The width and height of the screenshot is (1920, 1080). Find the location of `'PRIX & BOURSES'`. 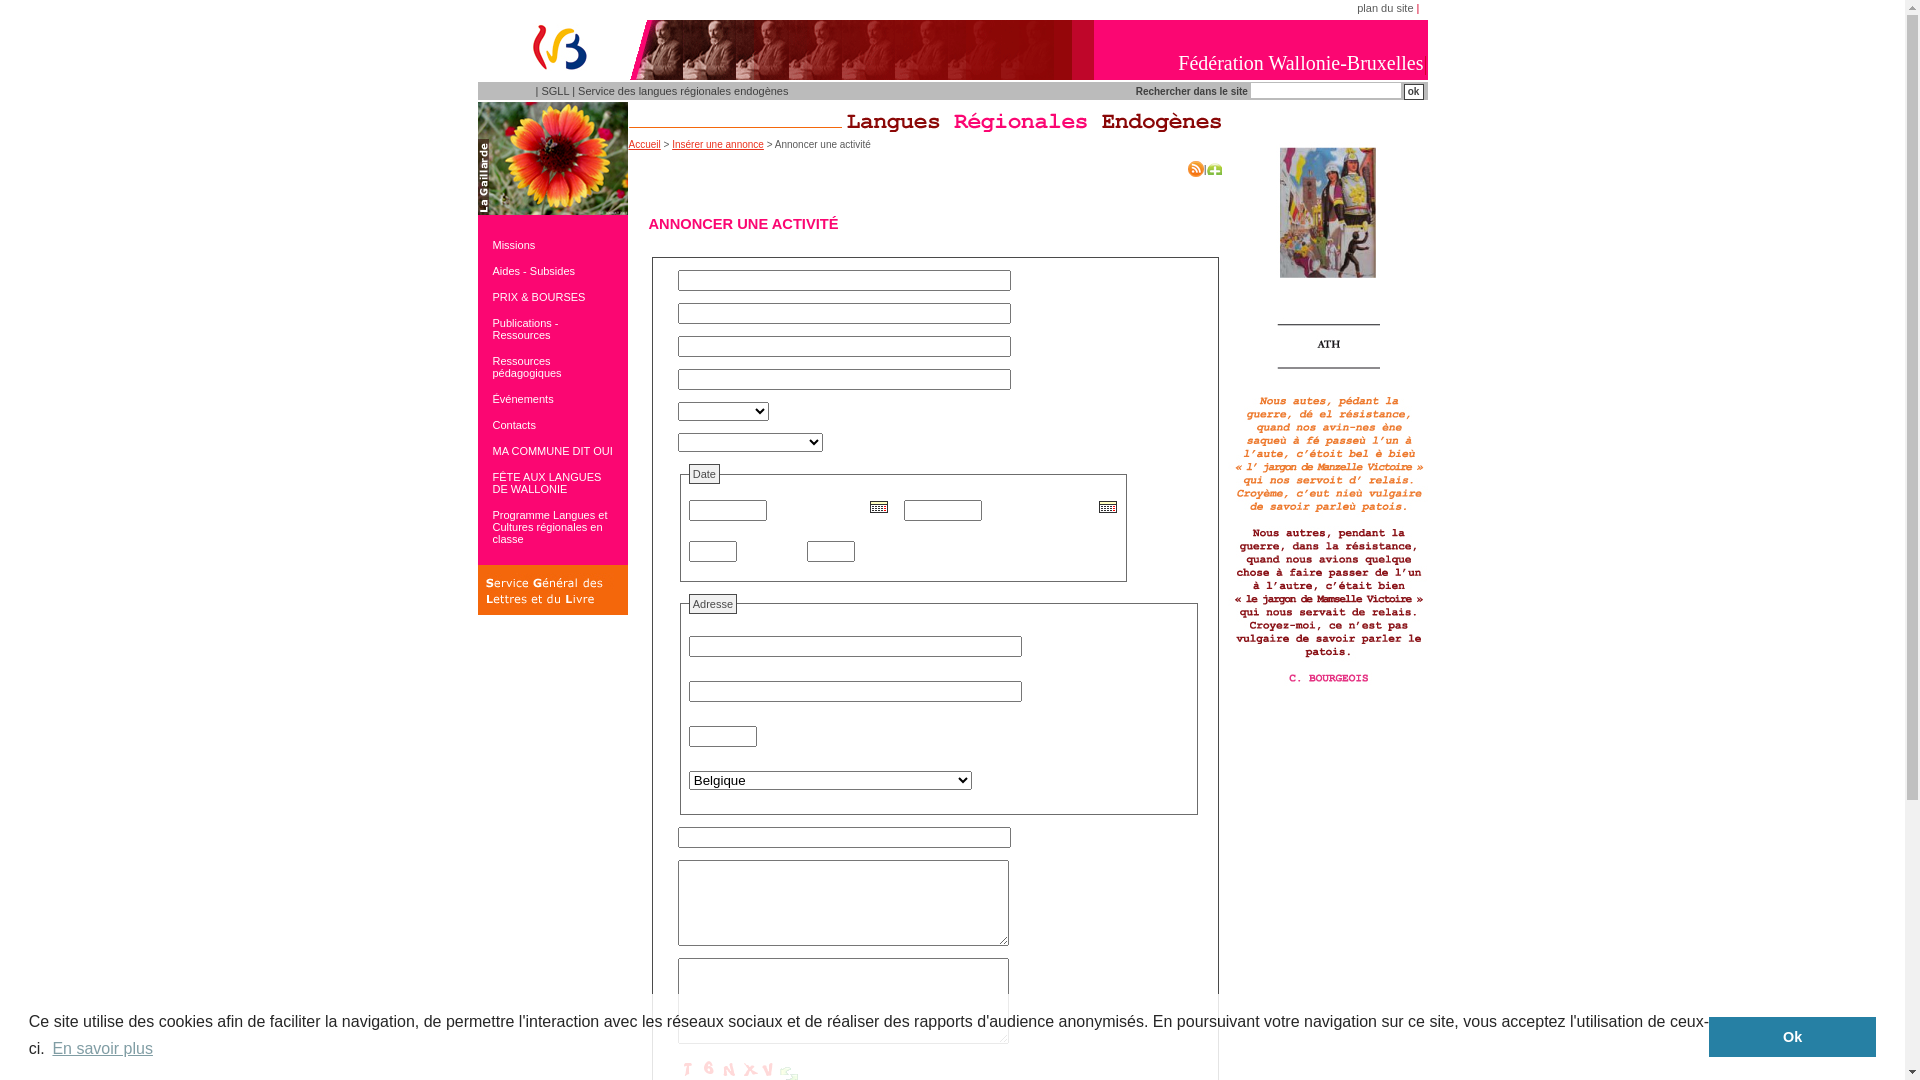

'PRIX & BOURSES' is located at coordinates (548, 297).